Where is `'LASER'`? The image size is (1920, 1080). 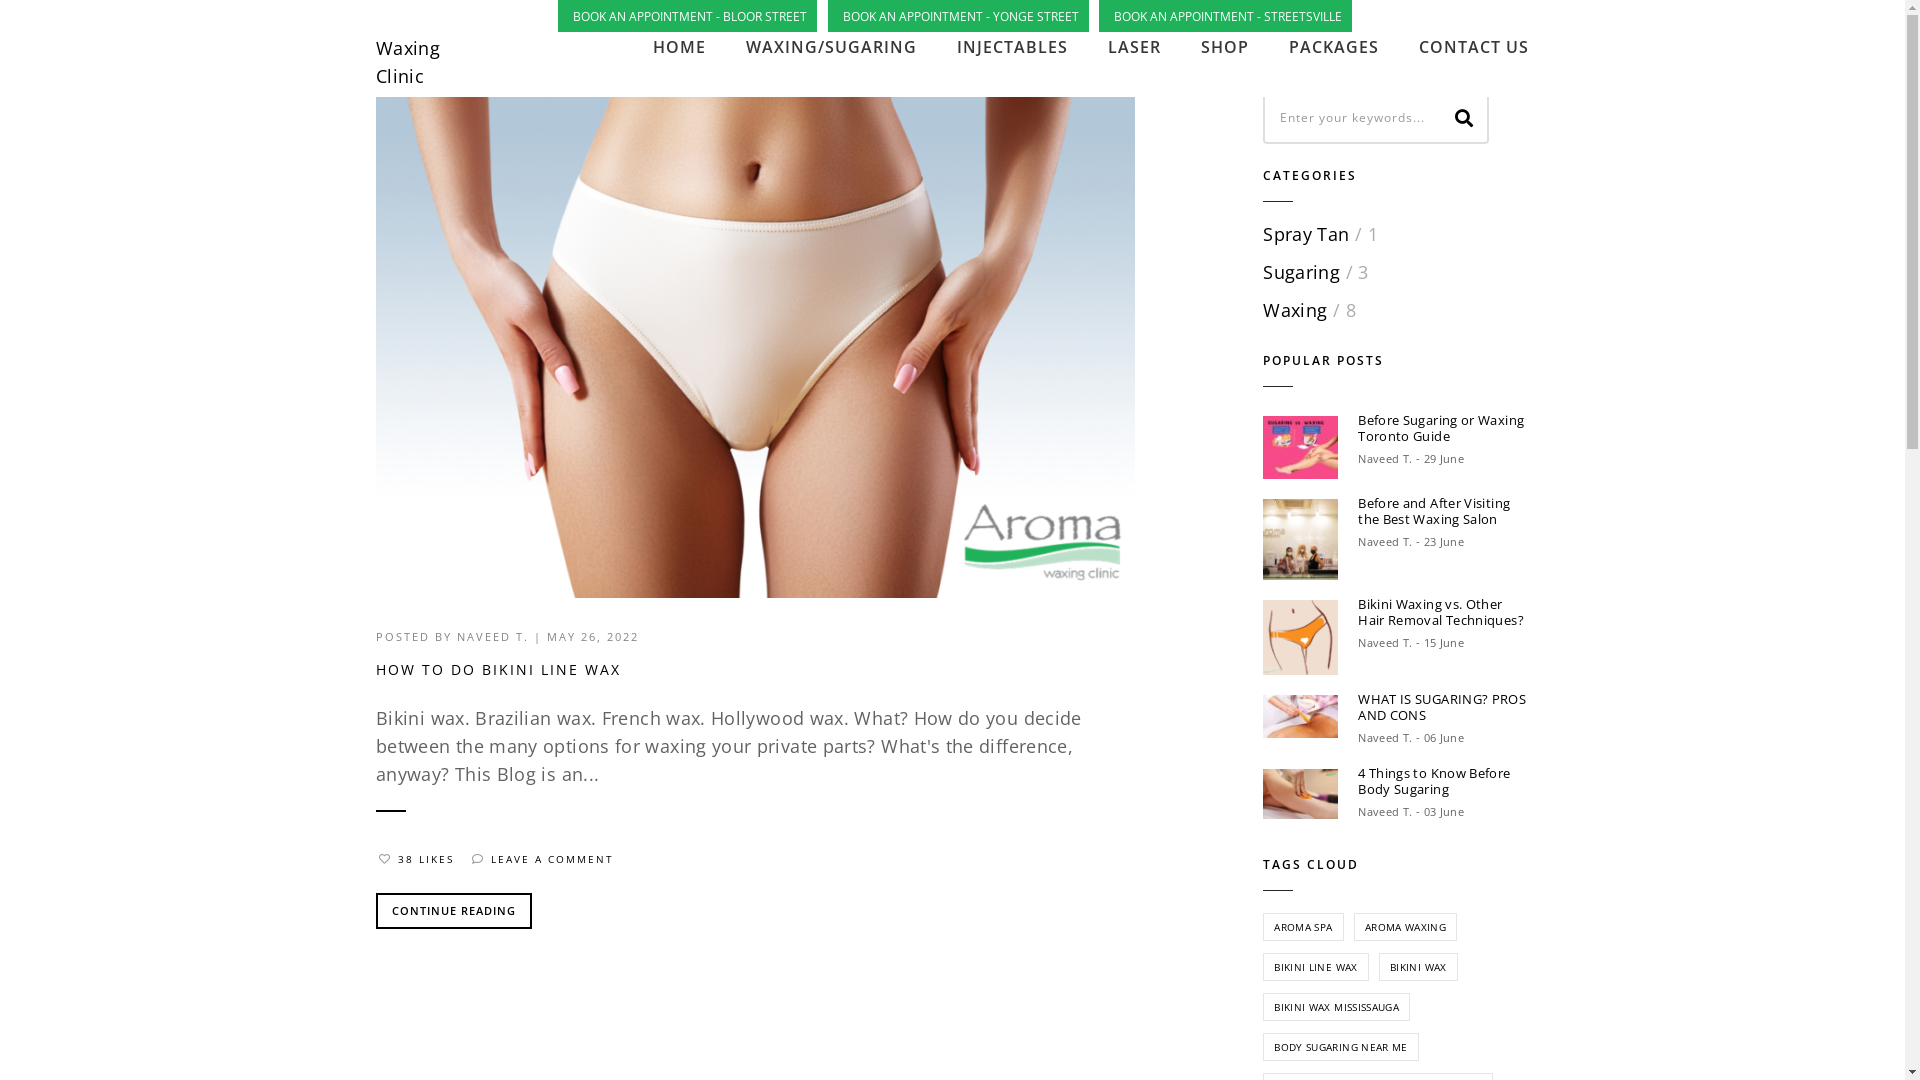
'LASER' is located at coordinates (1134, 46).